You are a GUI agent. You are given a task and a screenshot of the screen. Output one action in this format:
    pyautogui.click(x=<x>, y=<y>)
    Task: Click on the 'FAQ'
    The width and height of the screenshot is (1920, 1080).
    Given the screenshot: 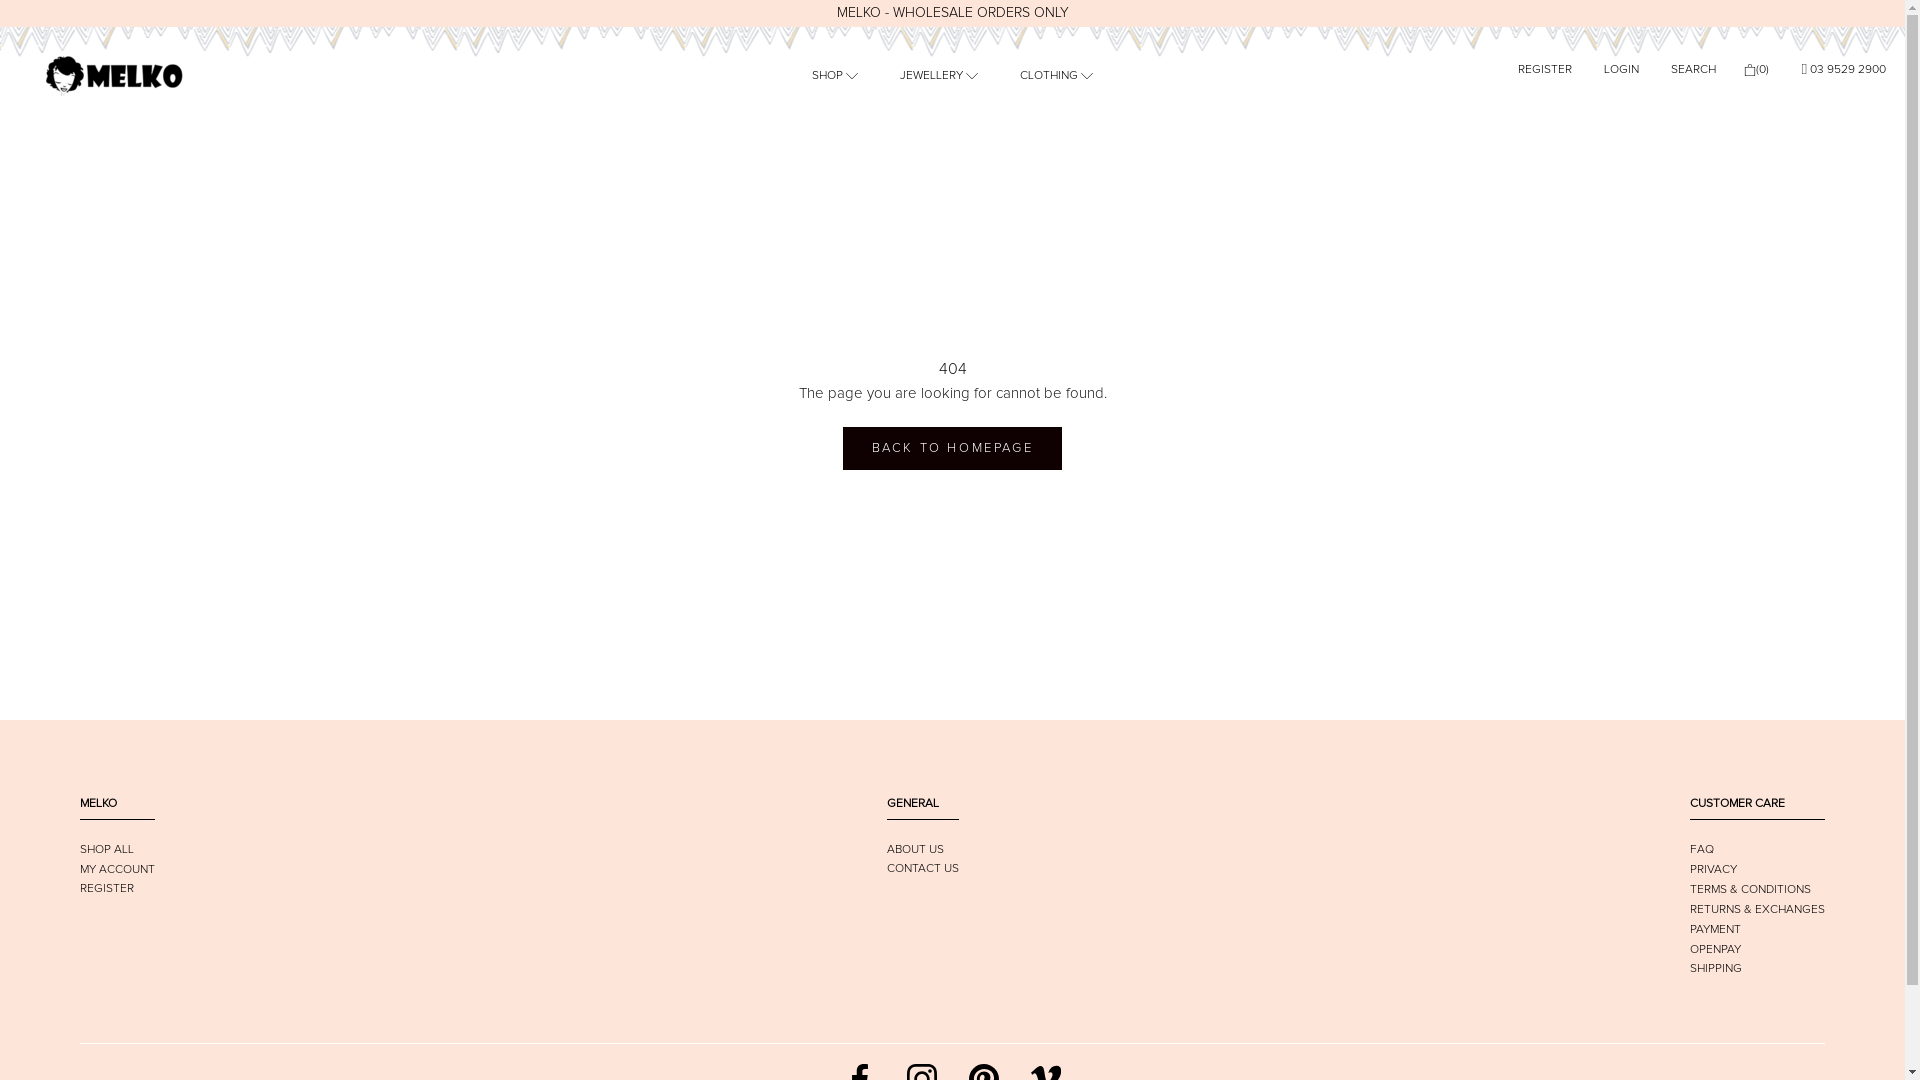 What is the action you would take?
    pyautogui.click(x=1701, y=849)
    